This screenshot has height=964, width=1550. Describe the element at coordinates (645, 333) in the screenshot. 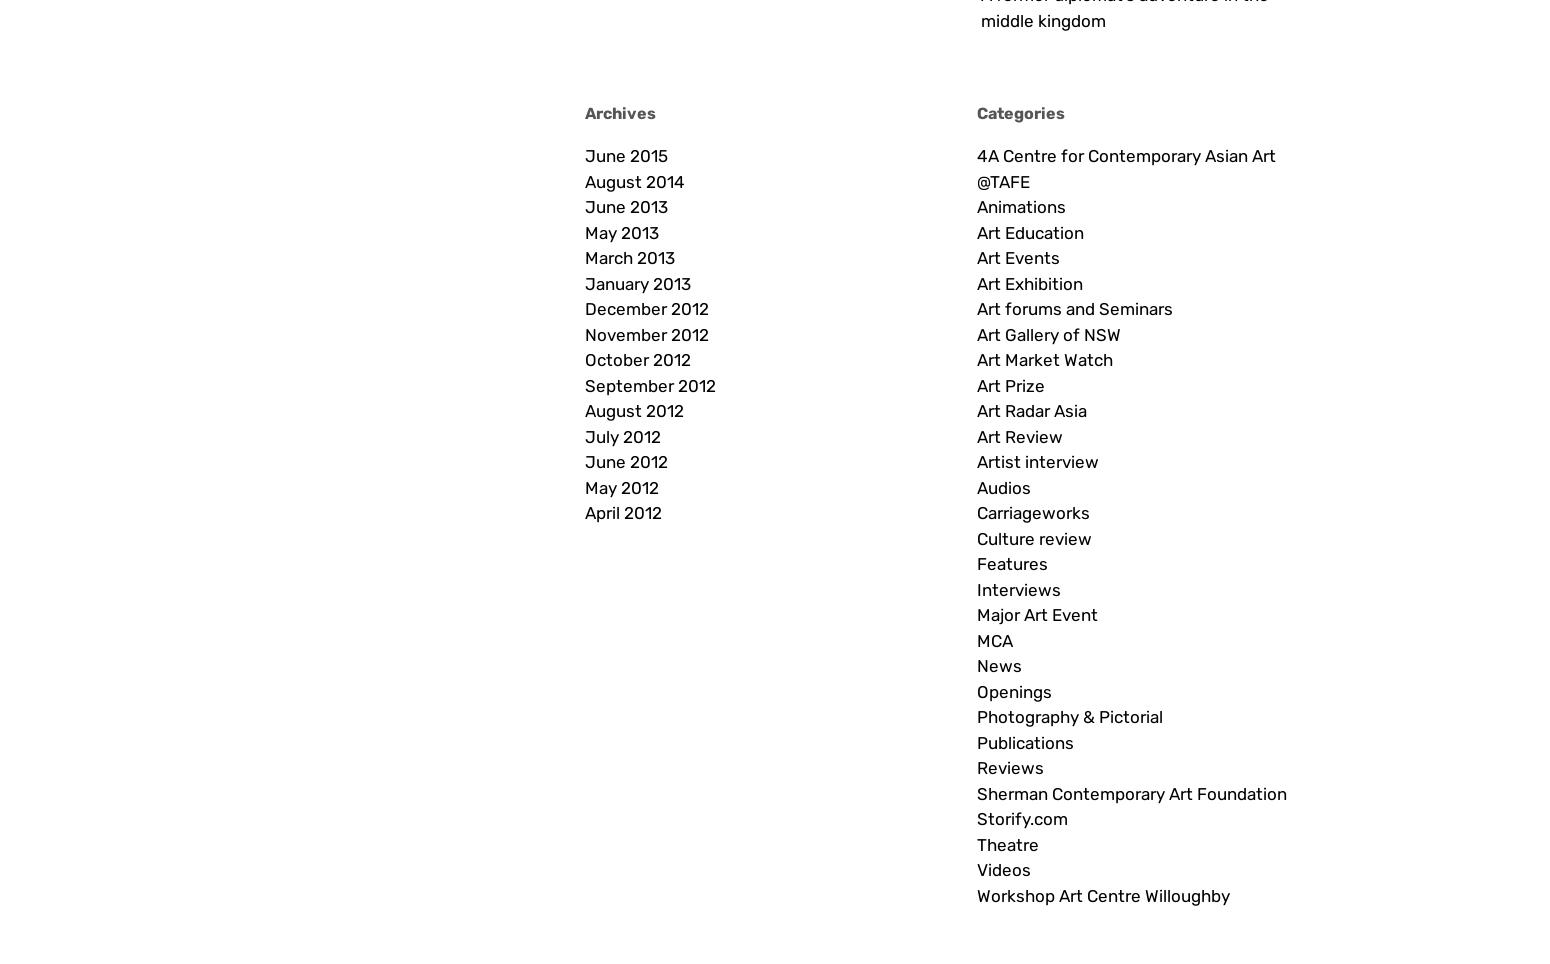

I see `'November 2012'` at that location.